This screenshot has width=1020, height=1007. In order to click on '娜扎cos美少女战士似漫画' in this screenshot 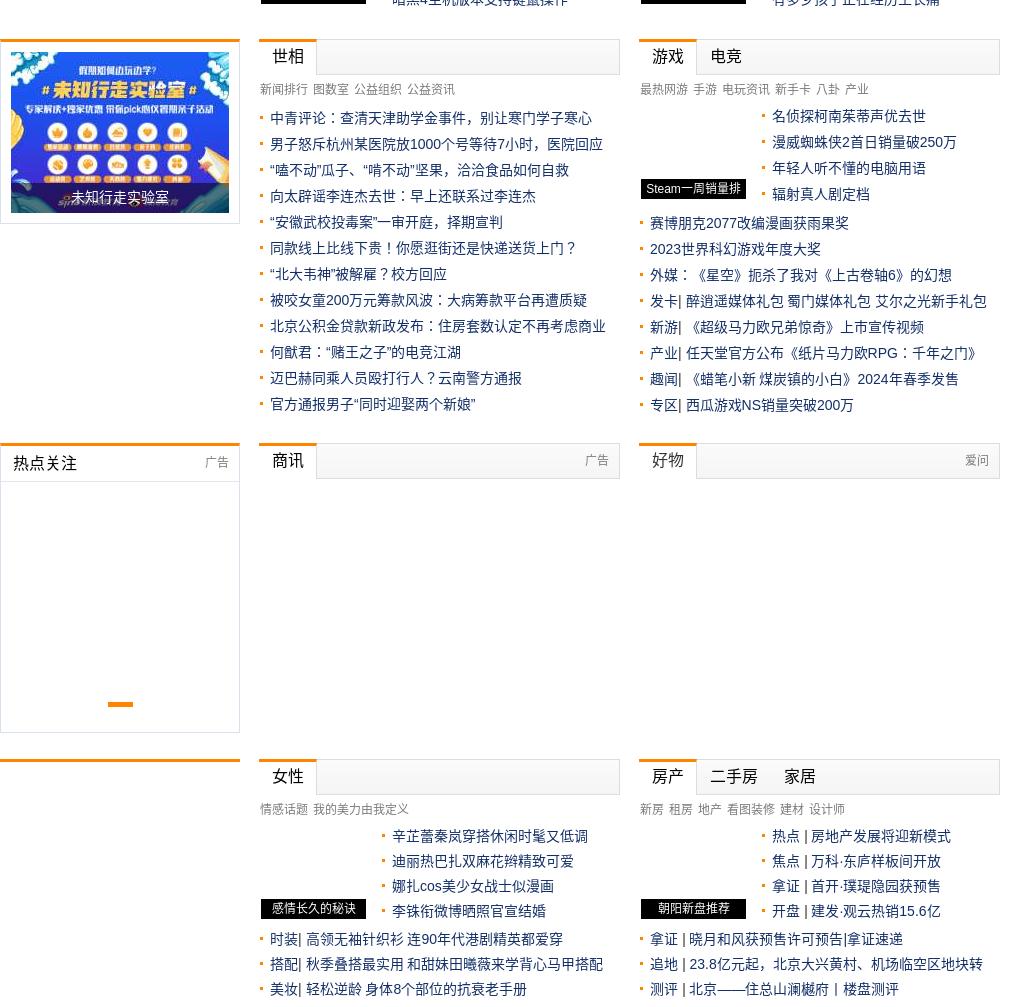, I will do `click(472, 884)`.